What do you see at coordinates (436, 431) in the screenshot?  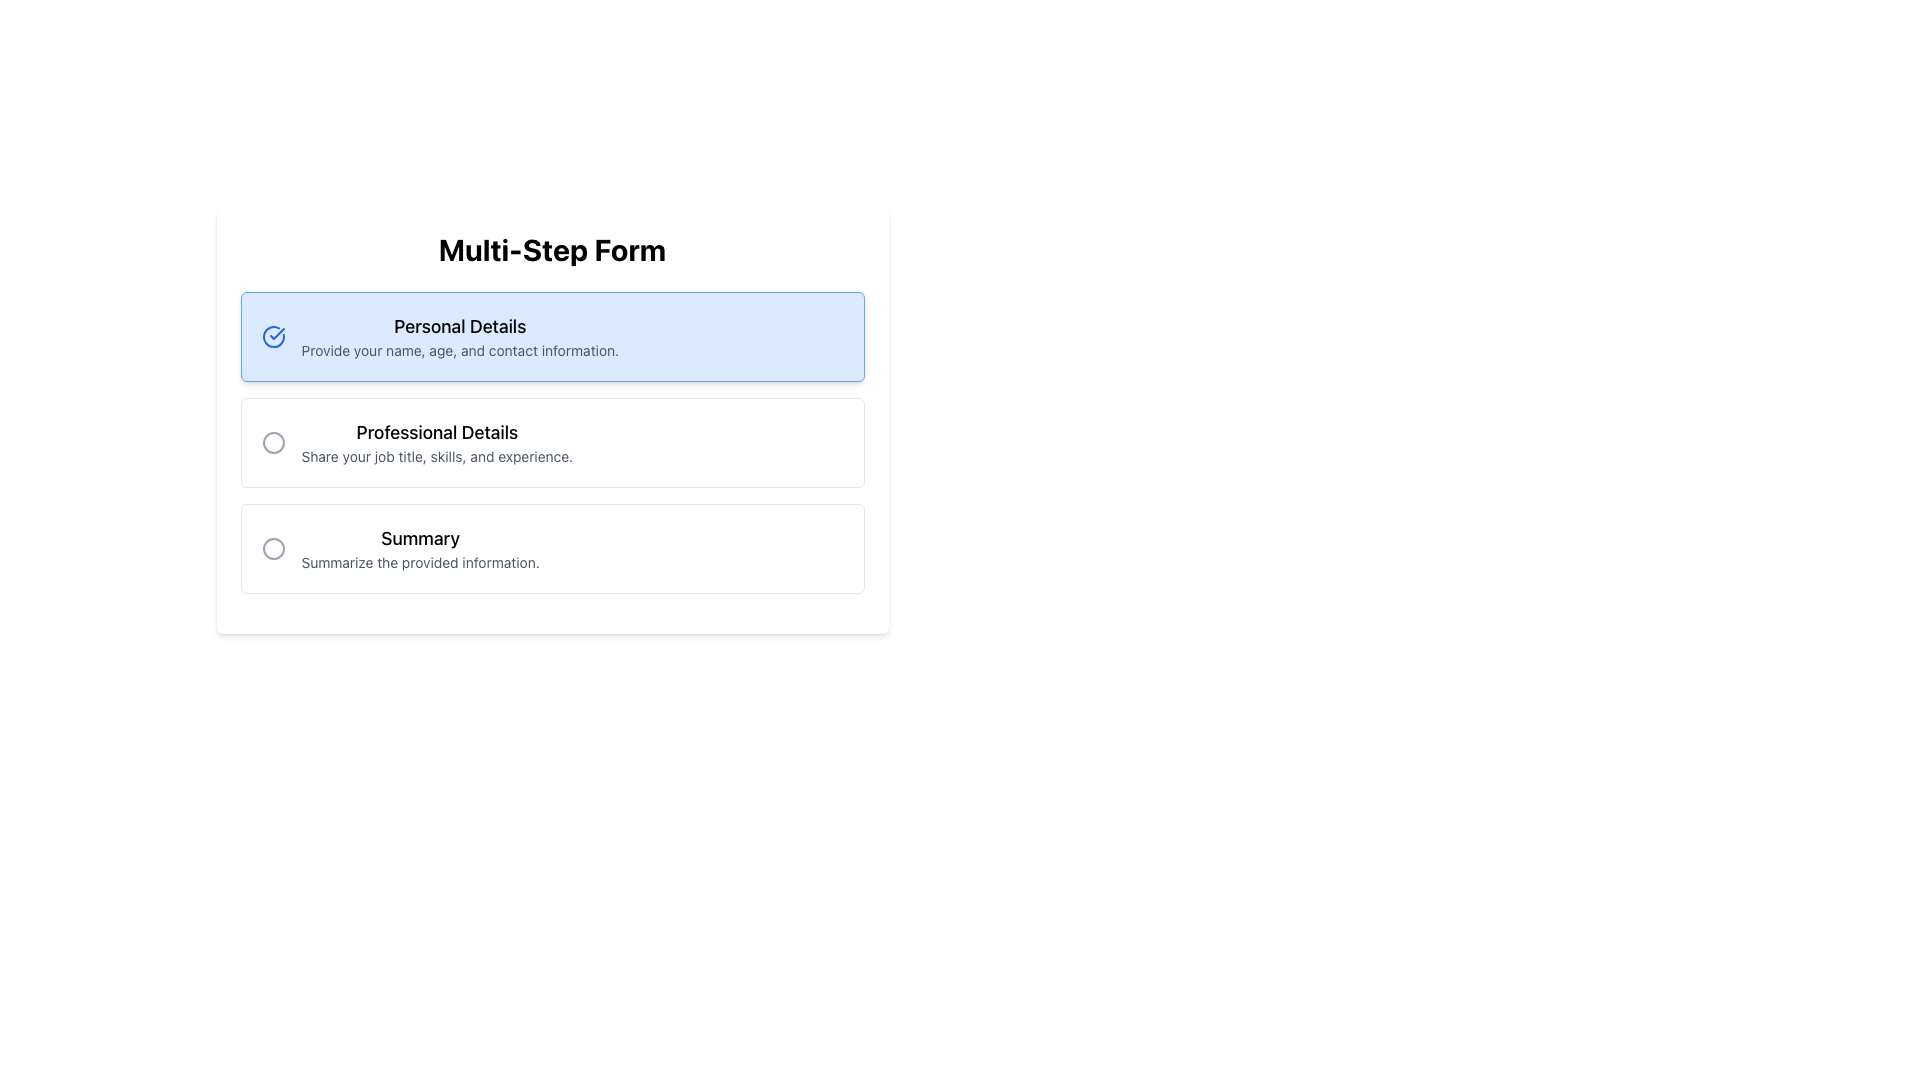 I see `the Text label or section heading that serves as the title for the section, positioned between 'Personal Details' and 'Summary' in the multi-step form layout` at bounding box center [436, 431].